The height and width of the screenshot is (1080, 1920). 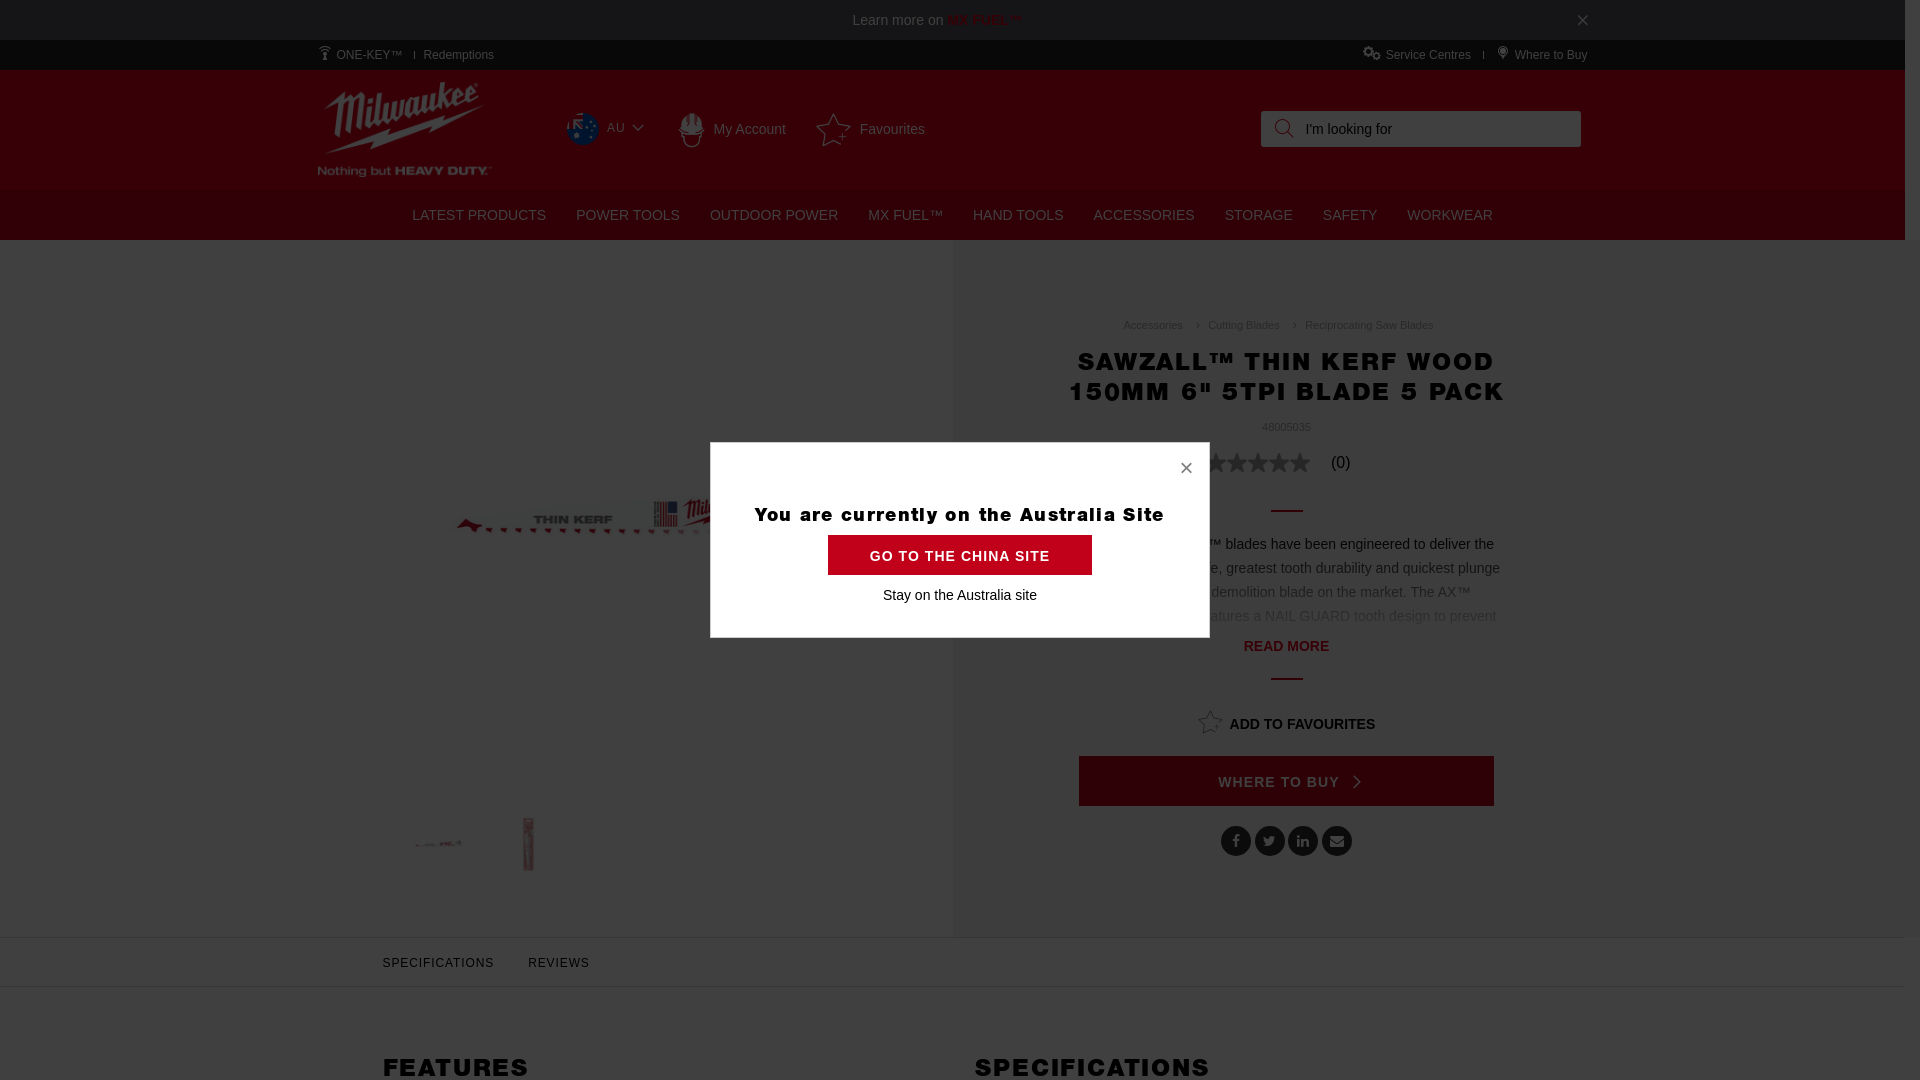 What do you see at coordinates (815, 128) in the screenshot?
I see `'Favourites'` at bounding box center [815, 128].